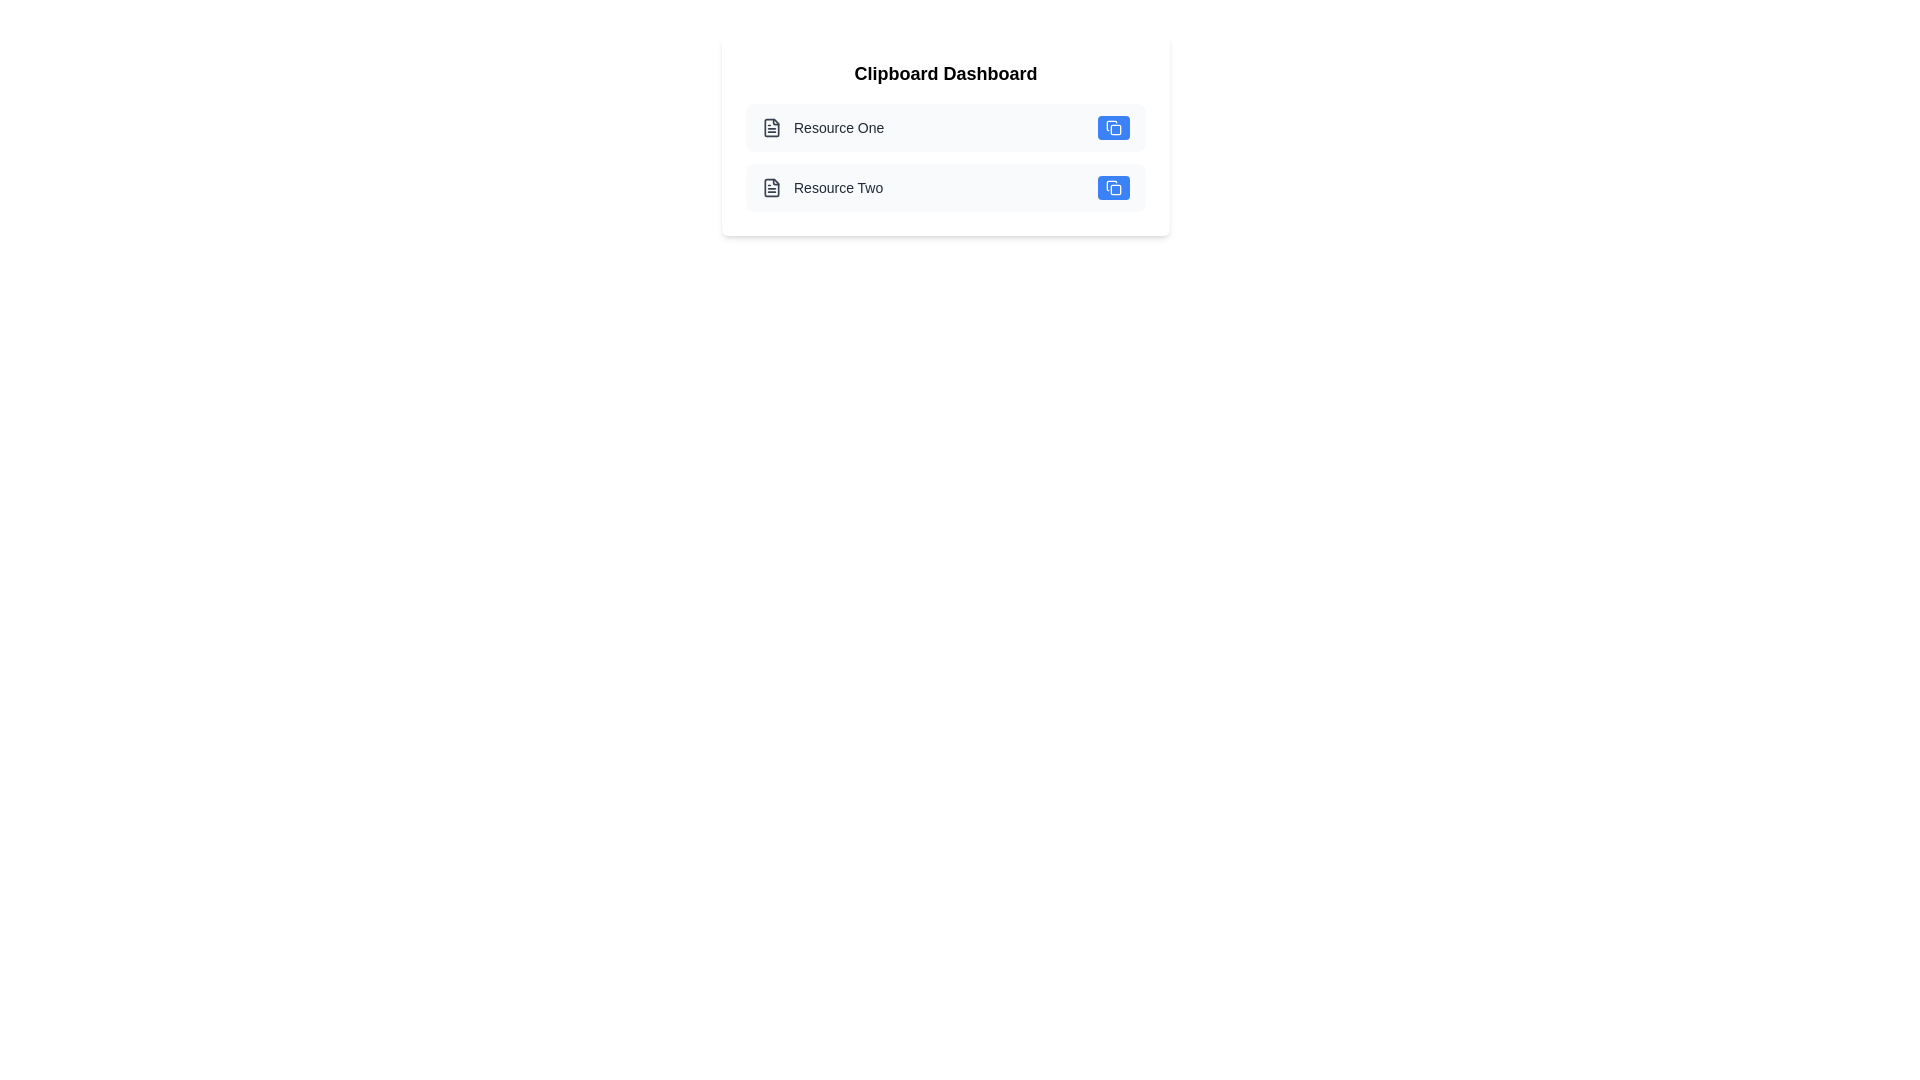  Describe the element at coordinates (771, 127) in the screenshot. I see `the document or file icon located at the leftmost side of the row labeled 'Resource One' in the Clipboard Dashboard` at that location.